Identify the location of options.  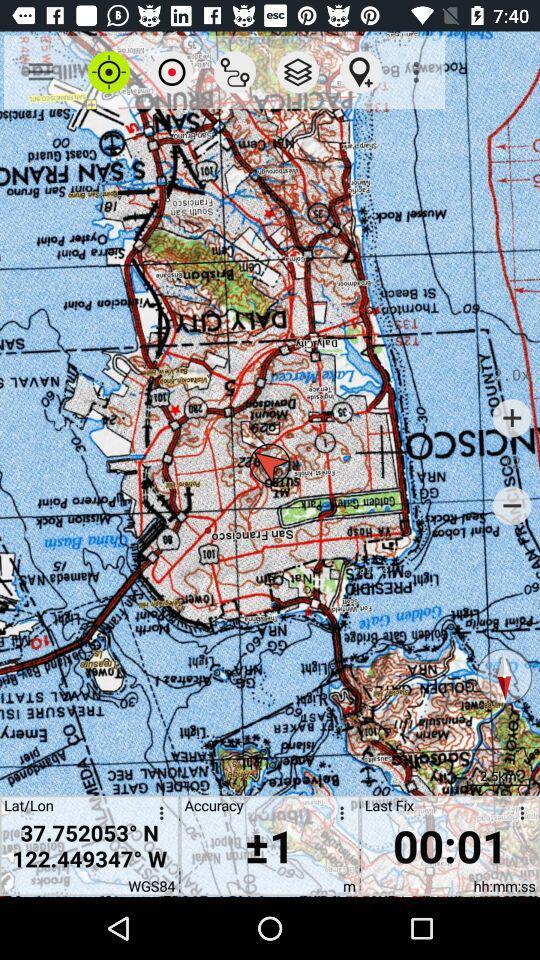
(157, 816).